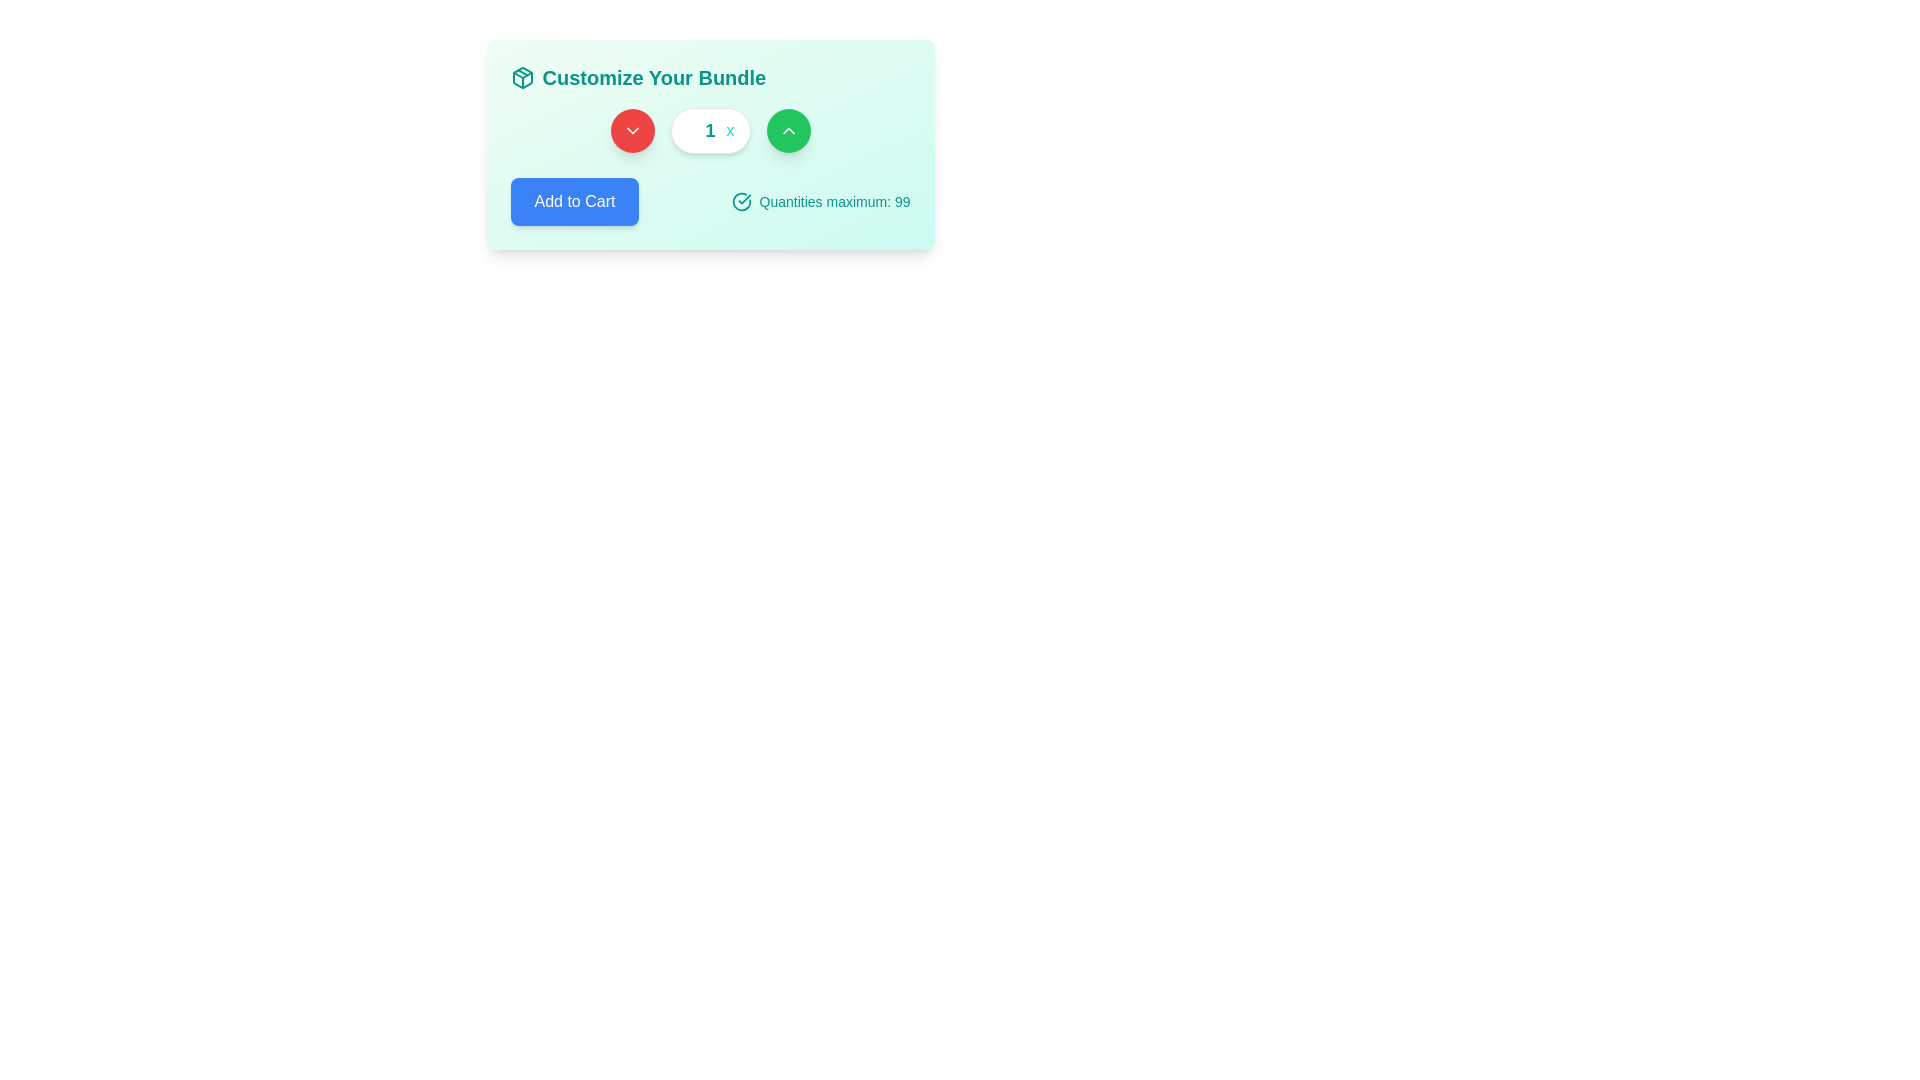 This screenshot has width=1920, height=1080. I want to click on text label that informs users about the purpose of customizing a bundle, which is centrally aligned in the header area next to a package graphic icon, so click(654, 76).